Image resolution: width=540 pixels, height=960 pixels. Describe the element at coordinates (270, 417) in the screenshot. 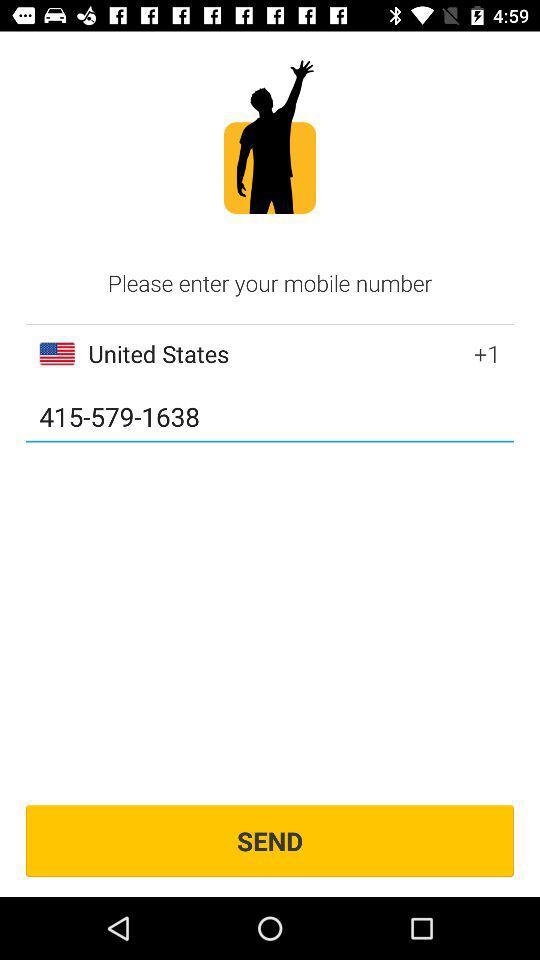

I see `415-579-1638 item` at that location.